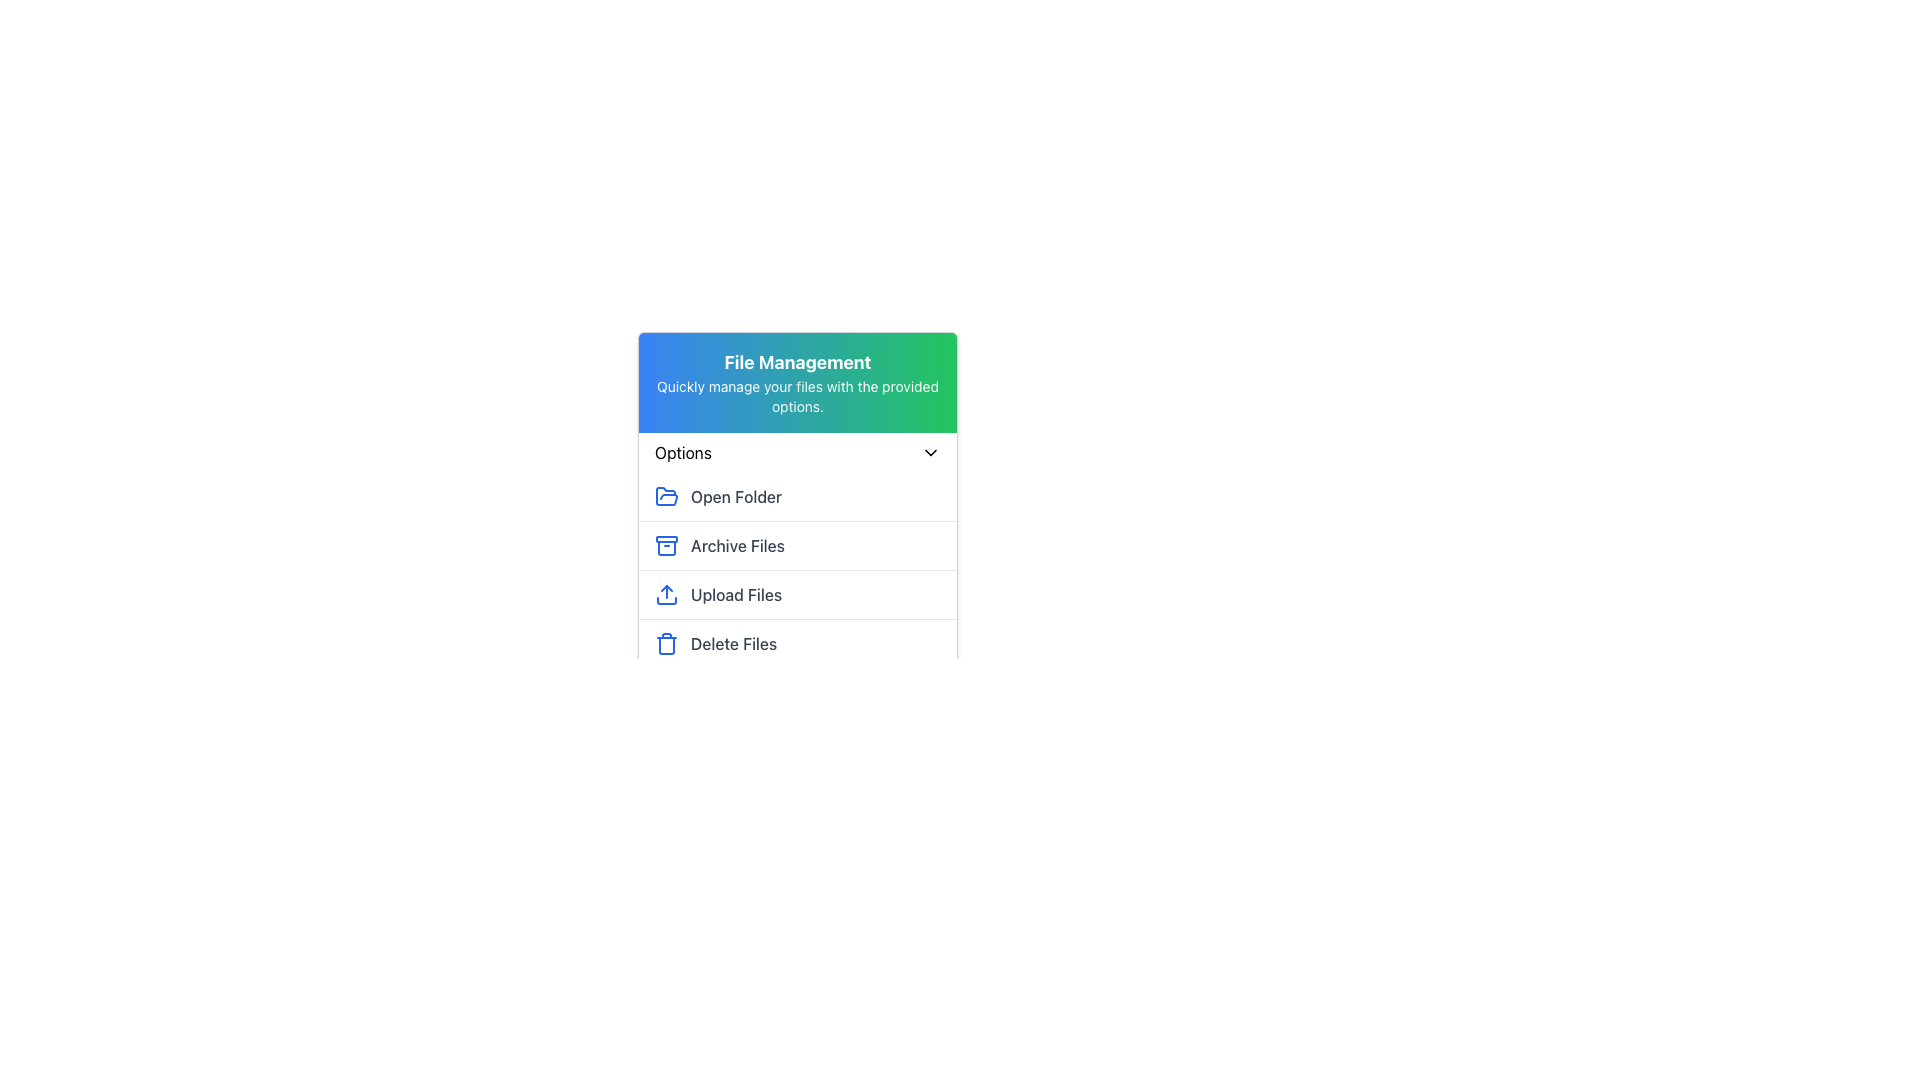 The width and height of the screenshot is (1920, 1080). Describe the element at coordinates (667, 547) in the screenshot. I see `the second option in the 'Archive Files' menu icon, which represents the box element of the archive icon` at that location.